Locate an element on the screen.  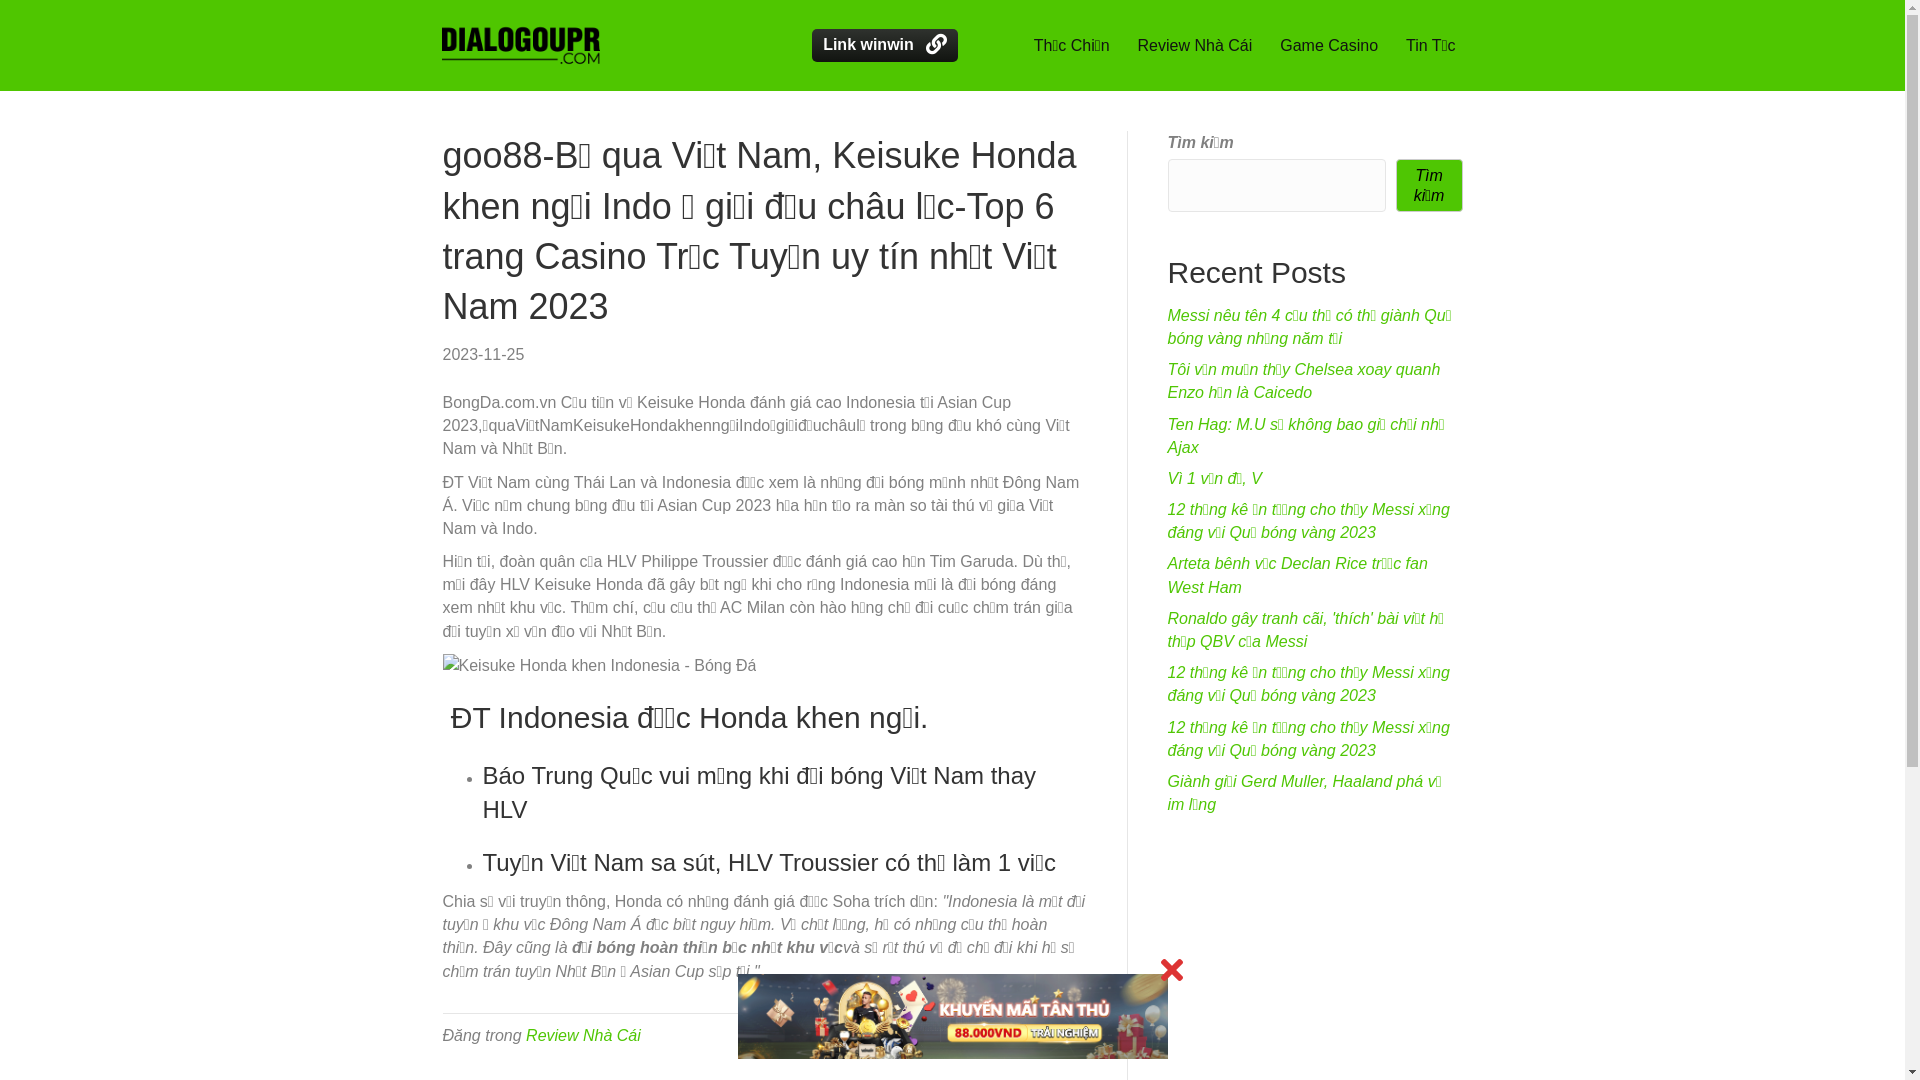
'Link winwin' is located at coordinates (883, 45).